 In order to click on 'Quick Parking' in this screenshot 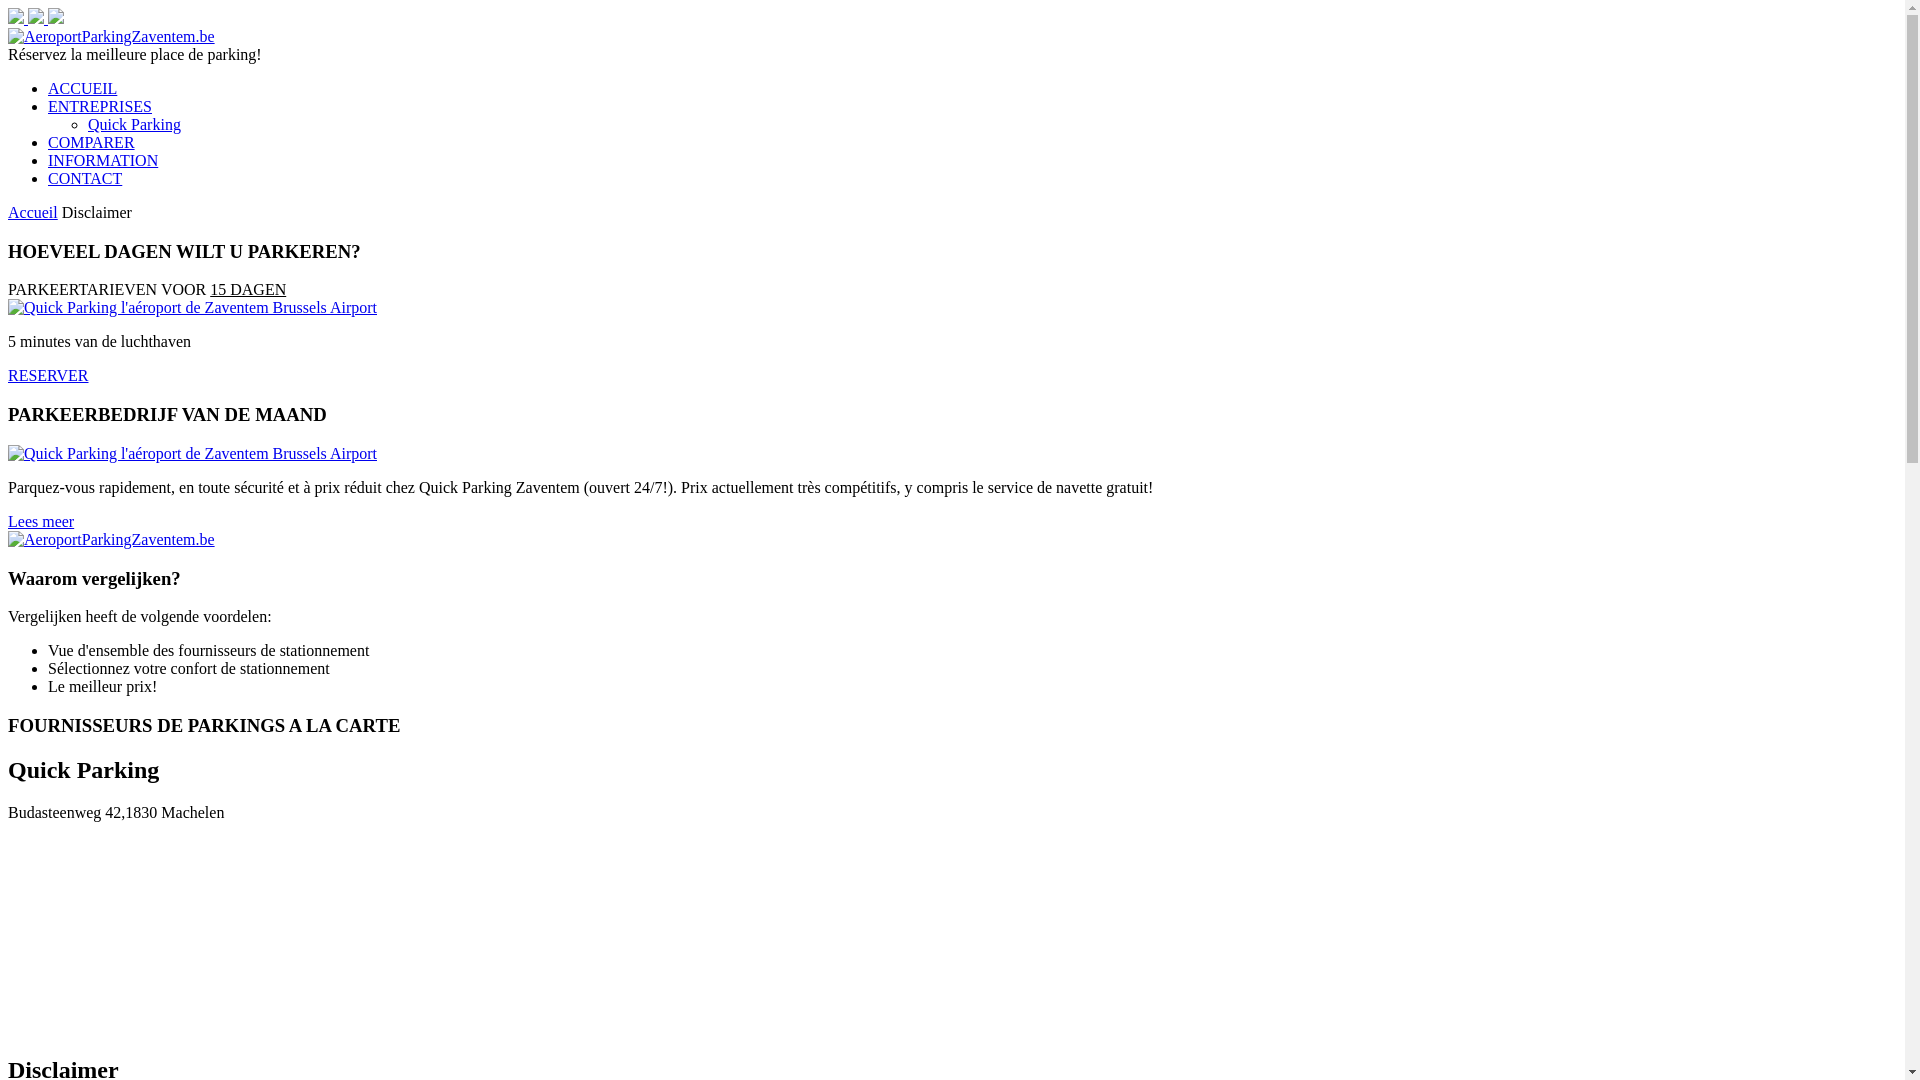, I will do `click(192, 307)`.